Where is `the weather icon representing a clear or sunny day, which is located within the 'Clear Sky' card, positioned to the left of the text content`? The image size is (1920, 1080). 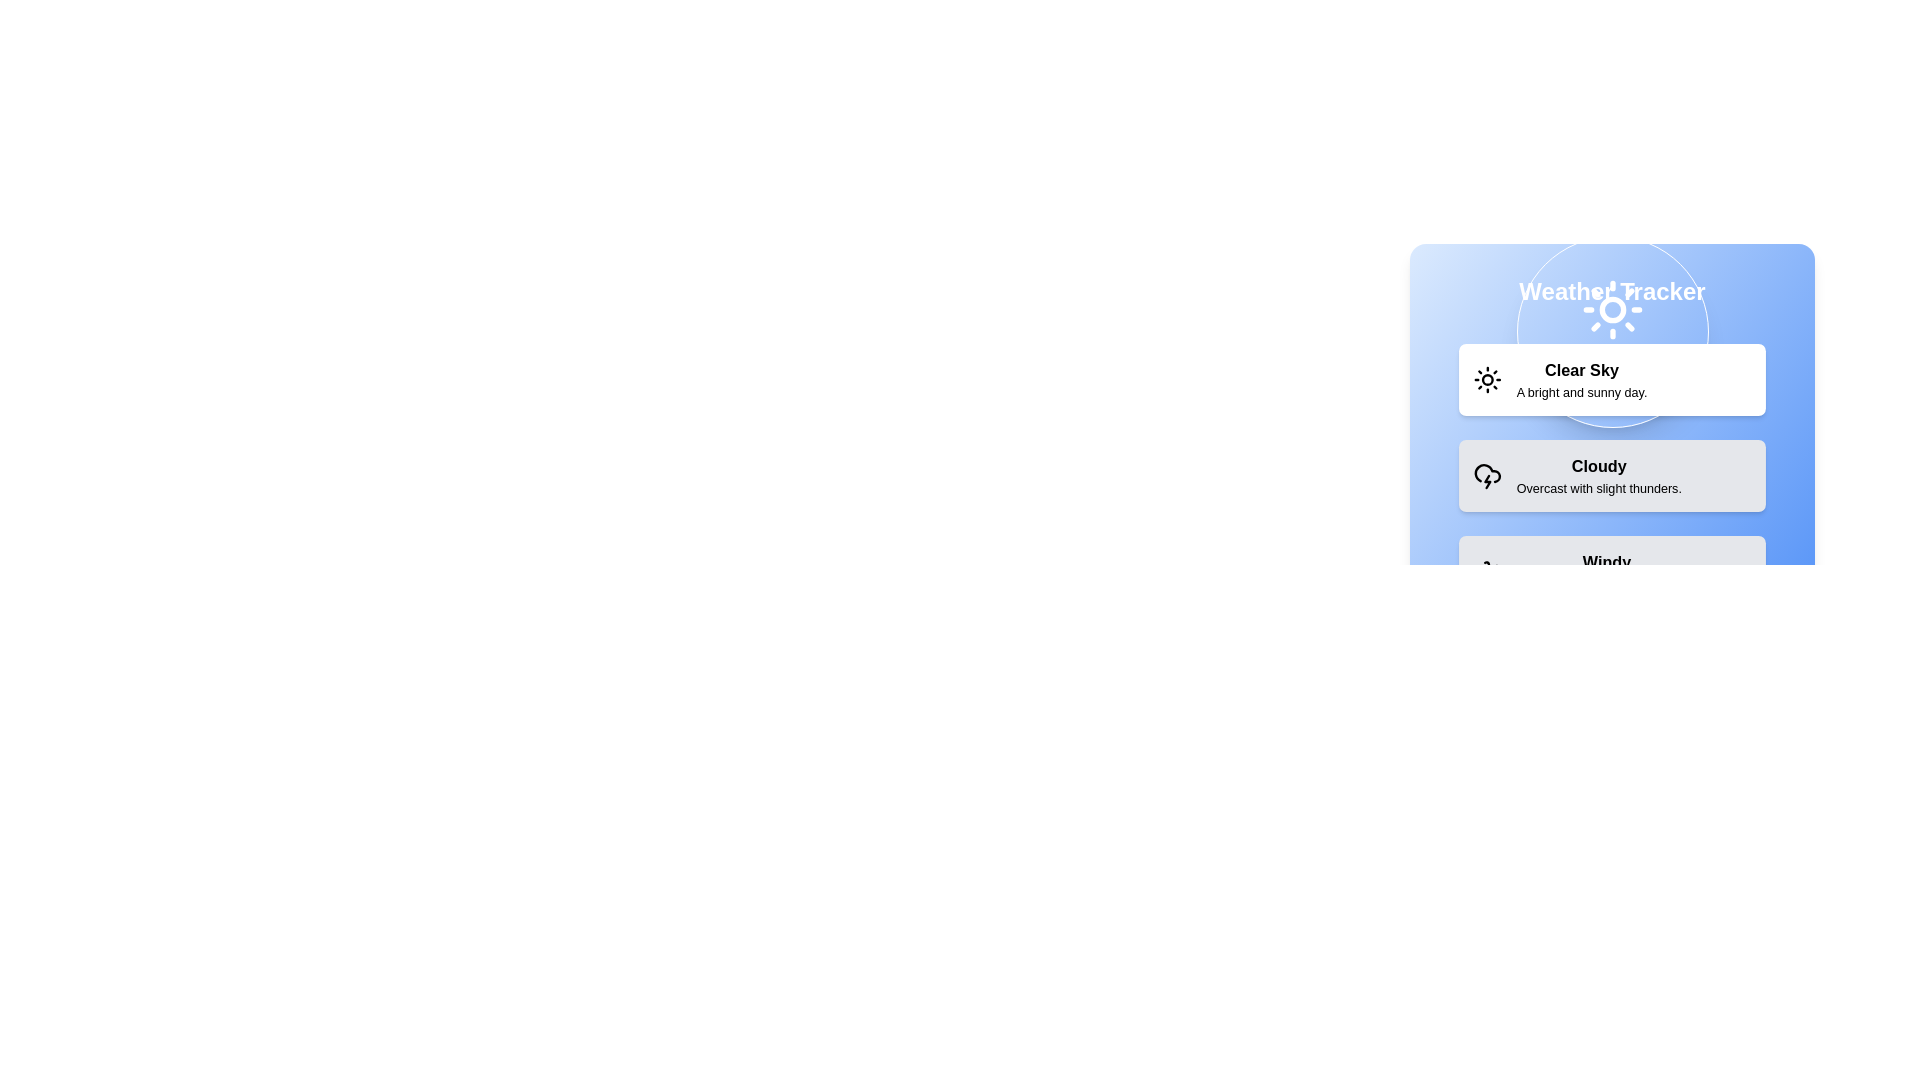 the weather icon representing a clear or sunny day, which is located within the 'Clear Sky' card, positioned to the left of the text content is located at coordinates (1487, 380).